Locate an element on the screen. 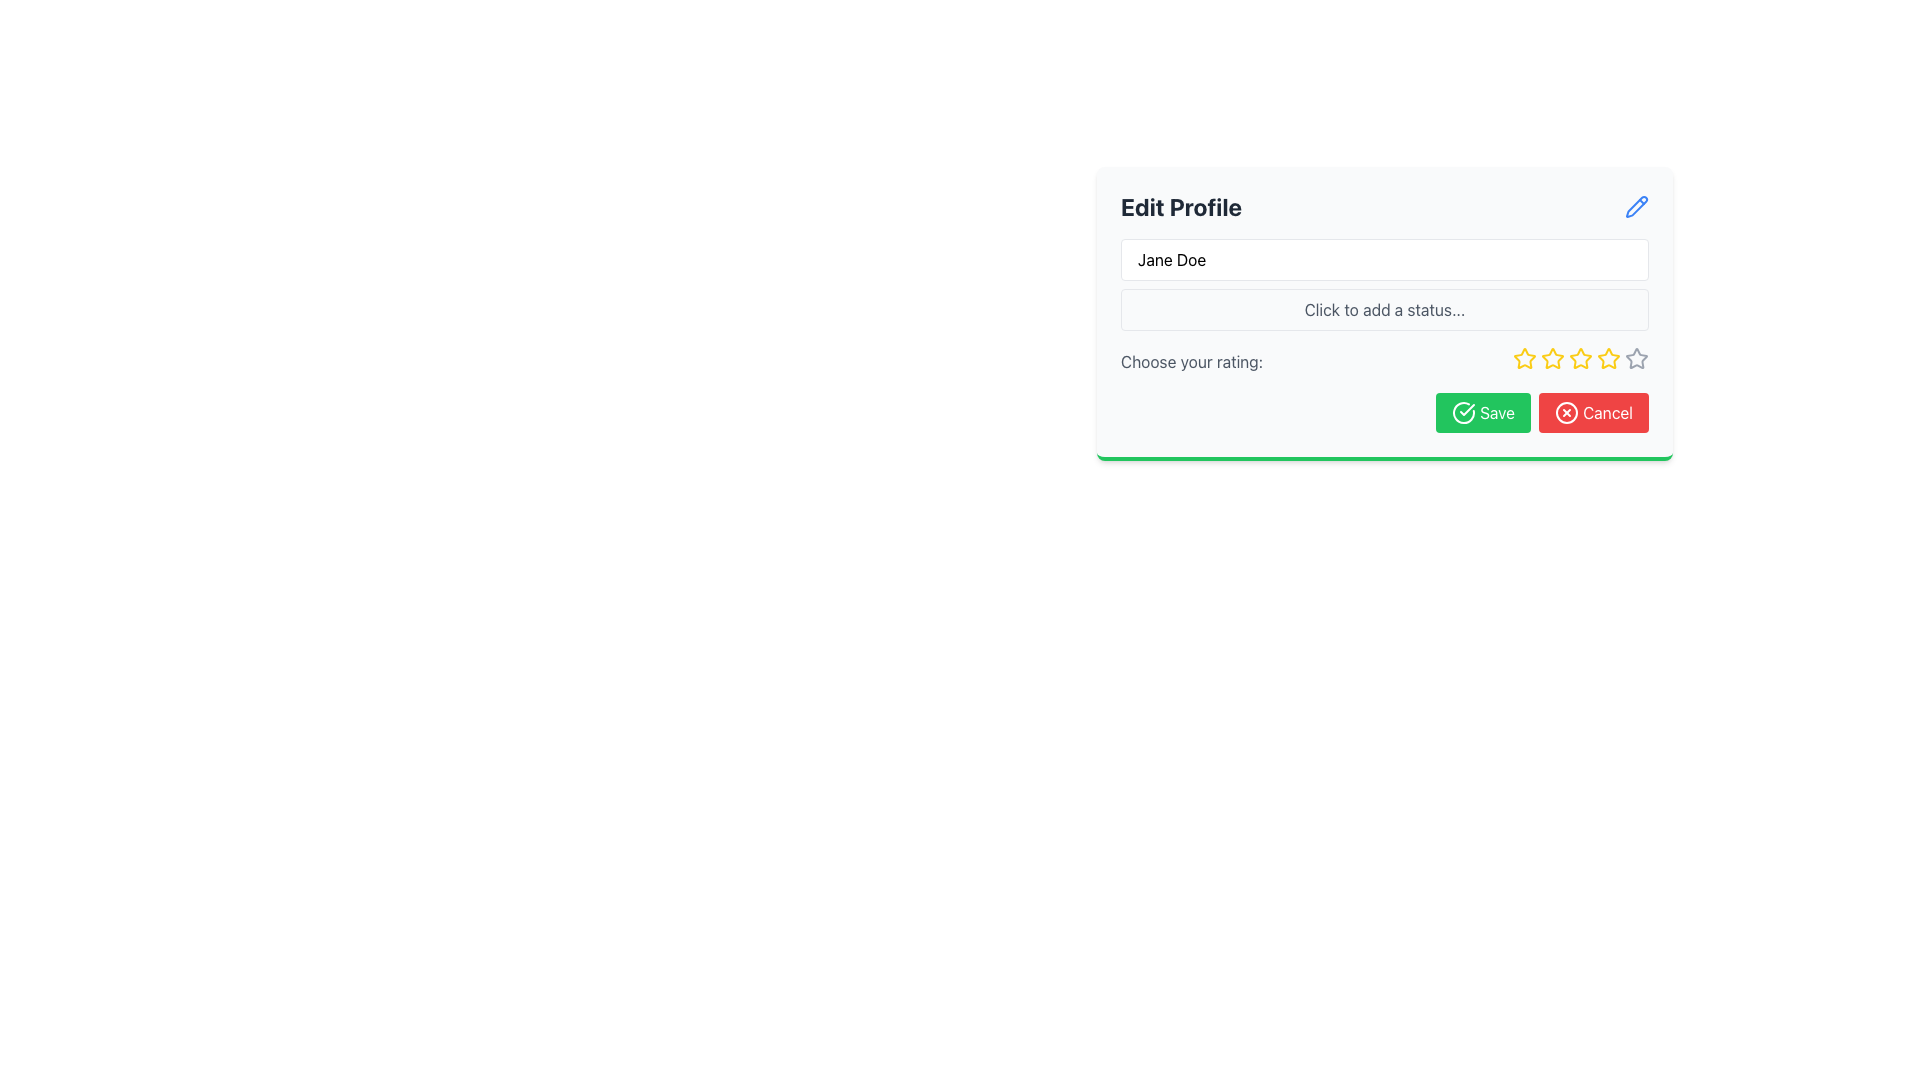 This screenshot has width=1920, height=1080. the fifth star-shaped rating icon, which is yellow outlined and located below the 'Choose your rating:' input field is located at coordinates (1608, 357).